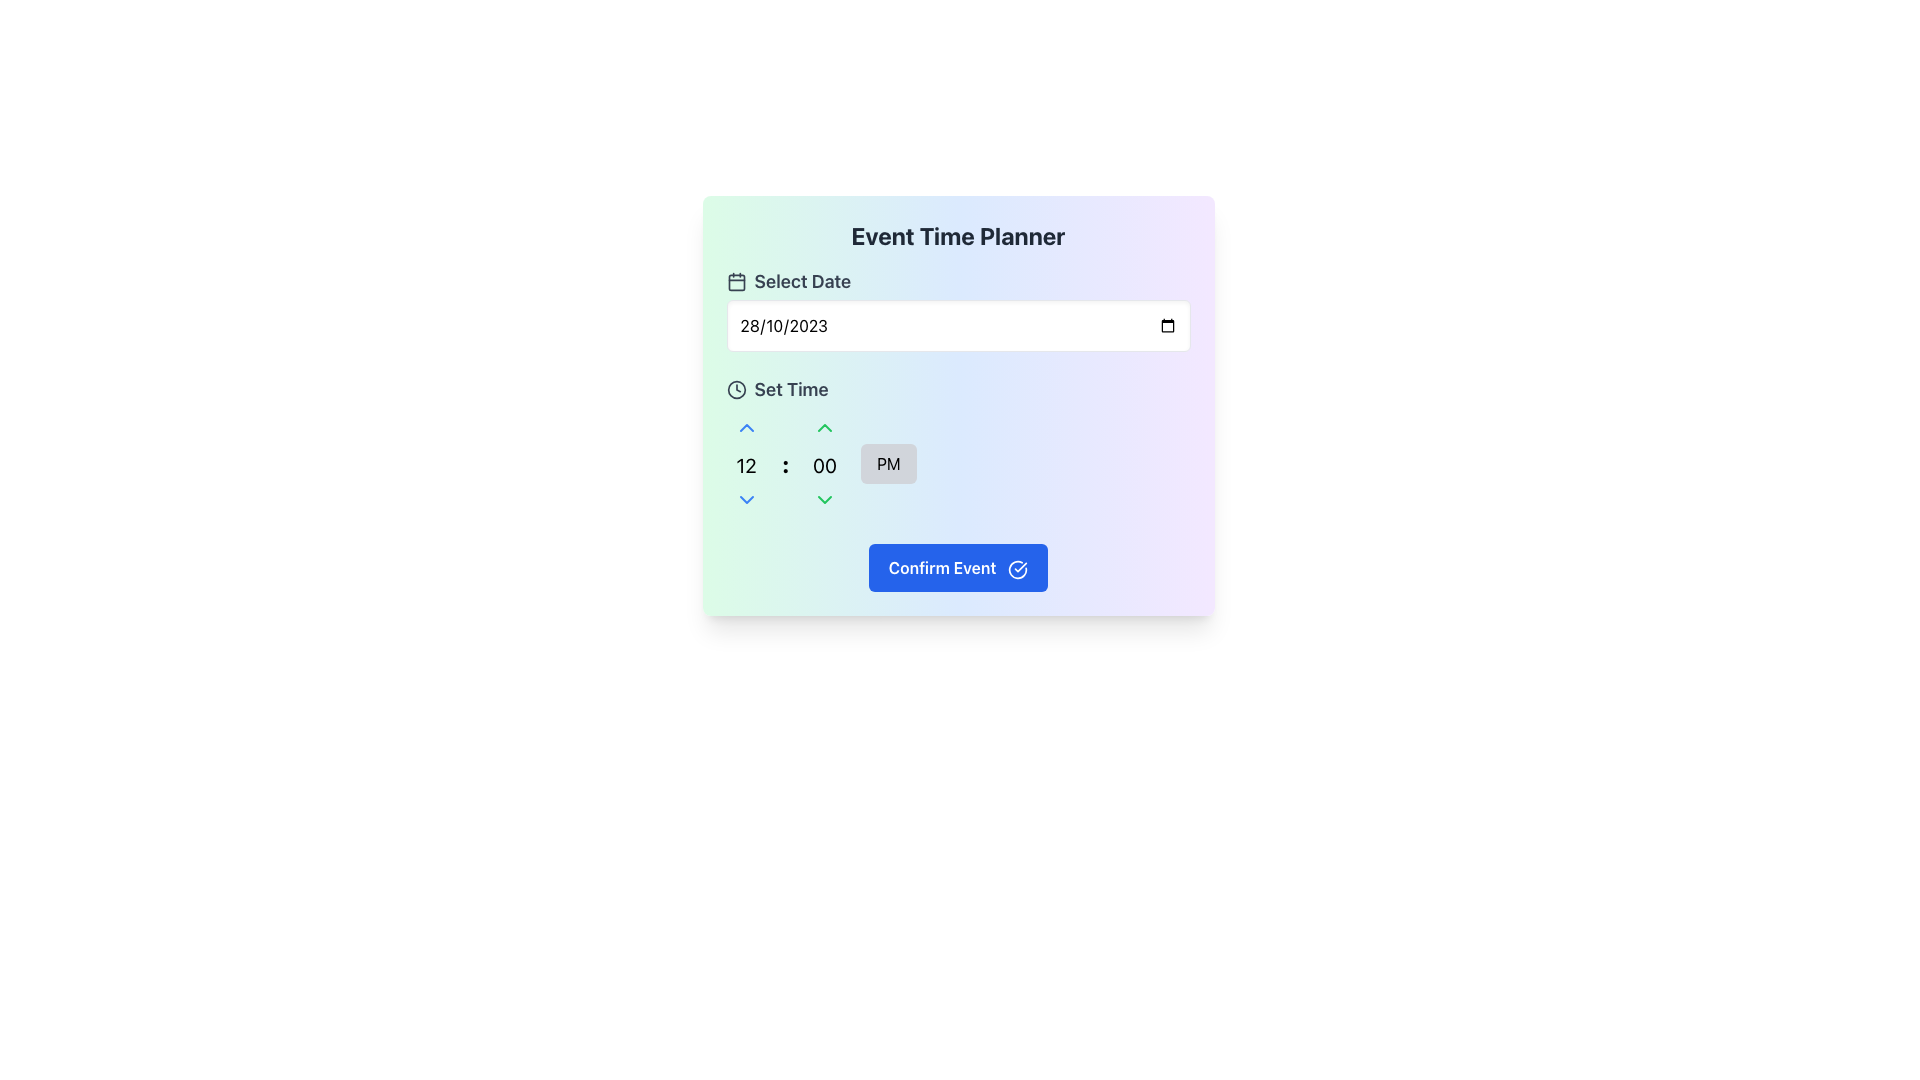 This screenshot has width=1920, height=1080. I want to click on the circular SVG graphic that represents the main boundary of the clock illustration in the 'Set Time' section of the 'Event Time Planner' card, so click(735, 389).